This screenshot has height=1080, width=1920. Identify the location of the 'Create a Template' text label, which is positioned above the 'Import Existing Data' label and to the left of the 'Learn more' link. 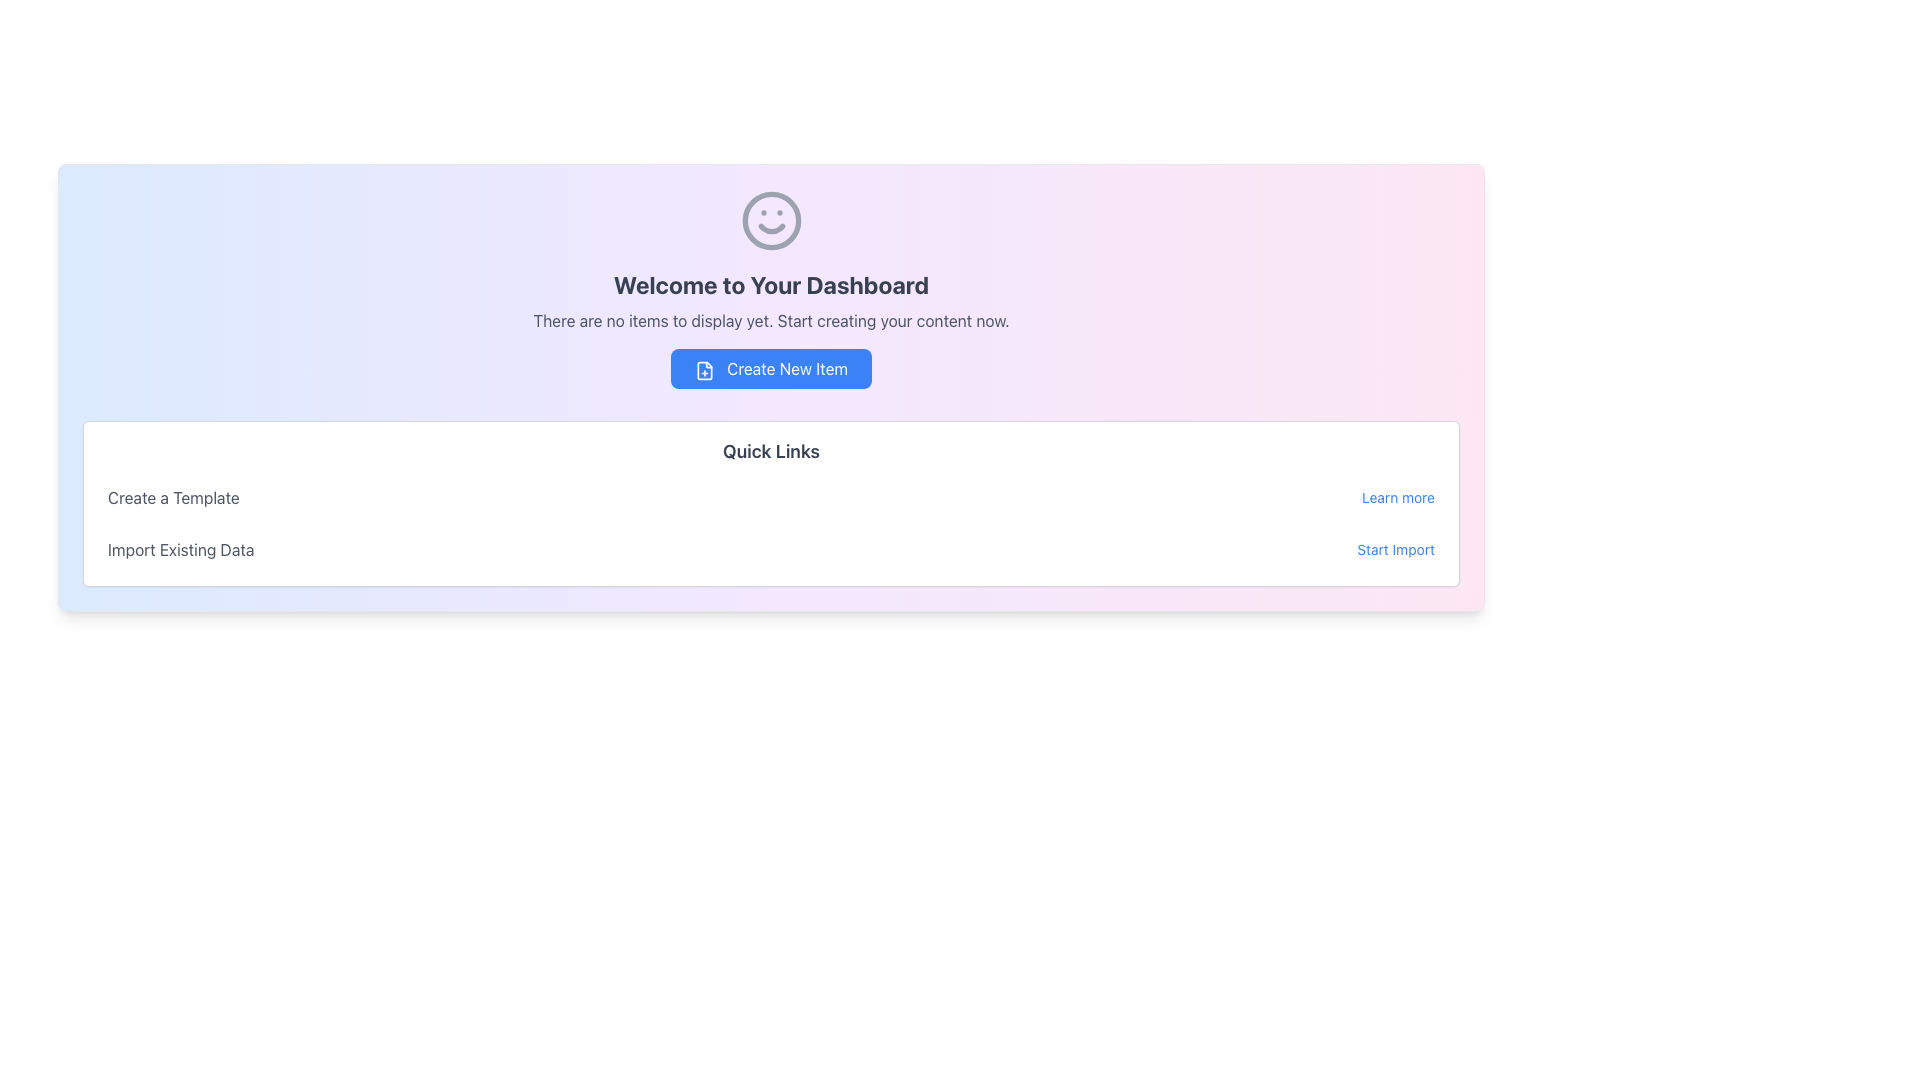
(173, 496).